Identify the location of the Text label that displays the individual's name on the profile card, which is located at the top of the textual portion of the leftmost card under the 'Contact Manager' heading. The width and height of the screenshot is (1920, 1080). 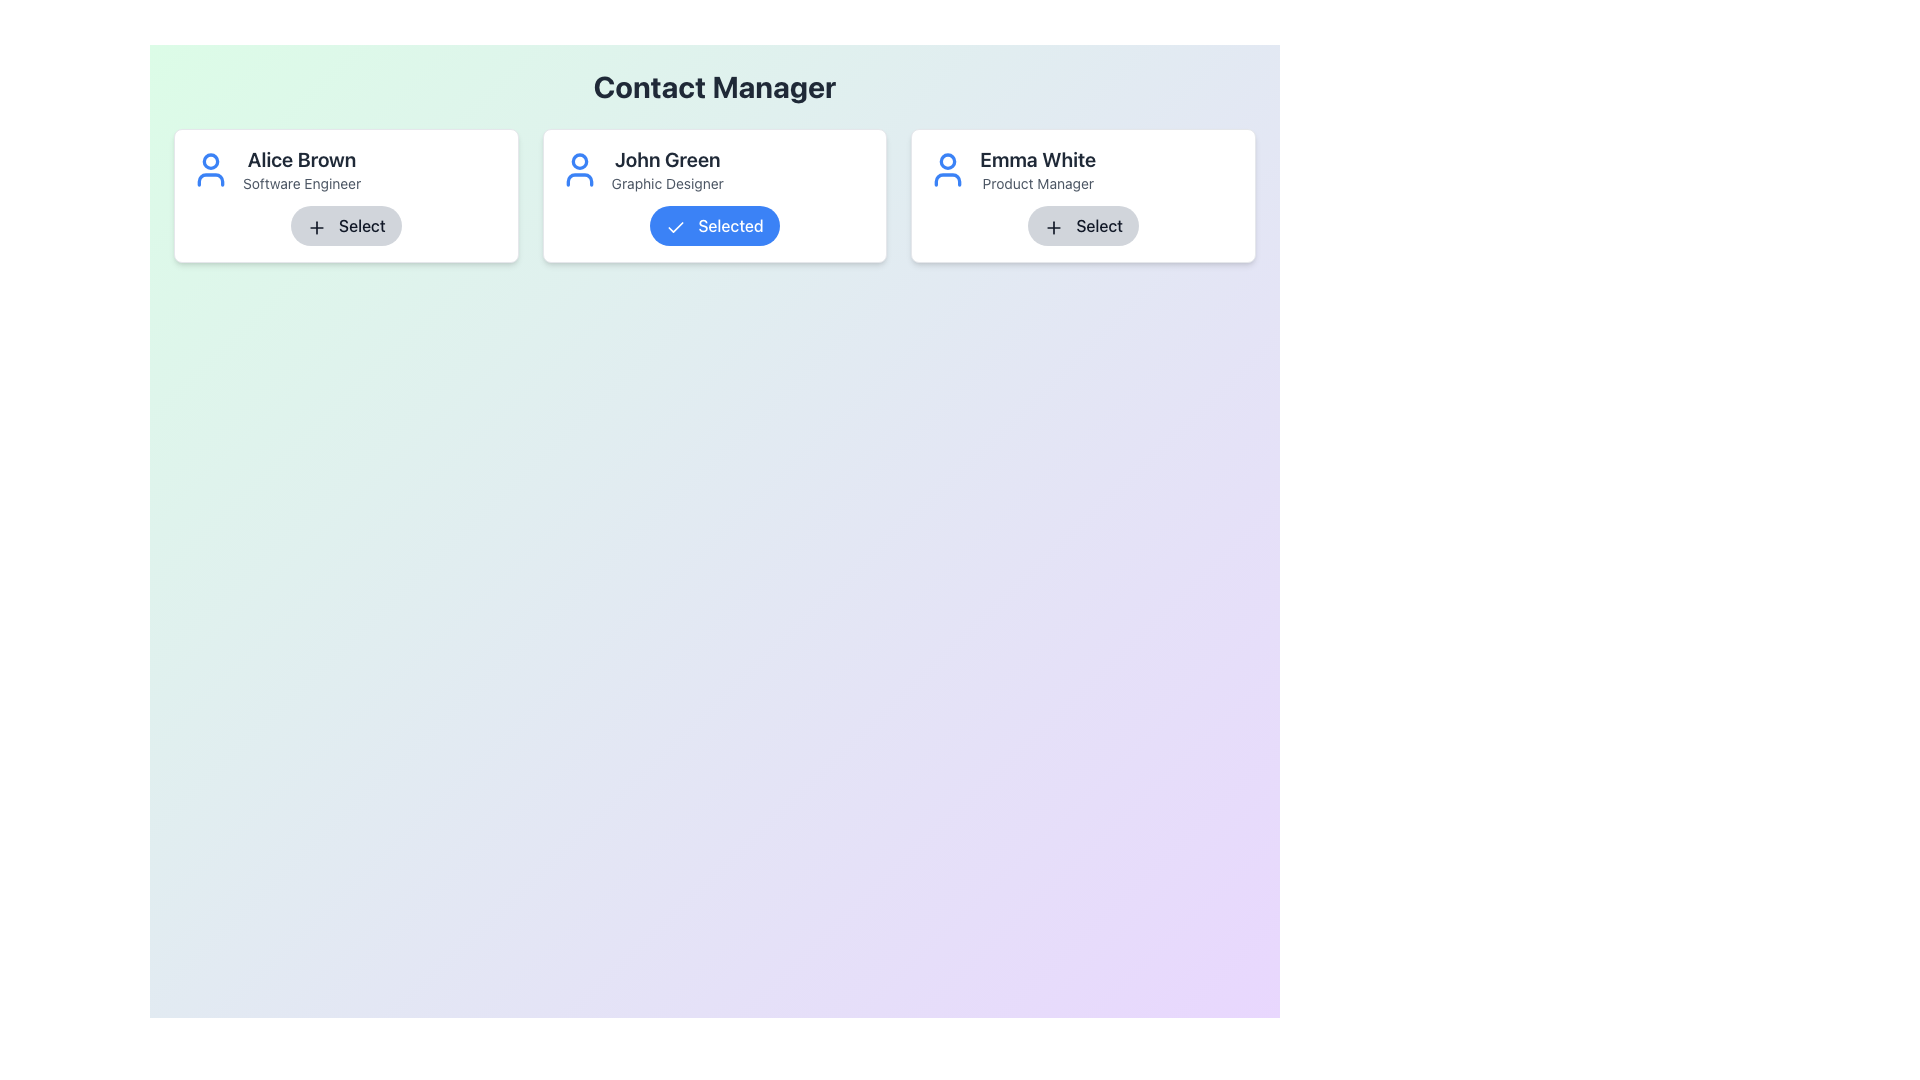
(301, 158).